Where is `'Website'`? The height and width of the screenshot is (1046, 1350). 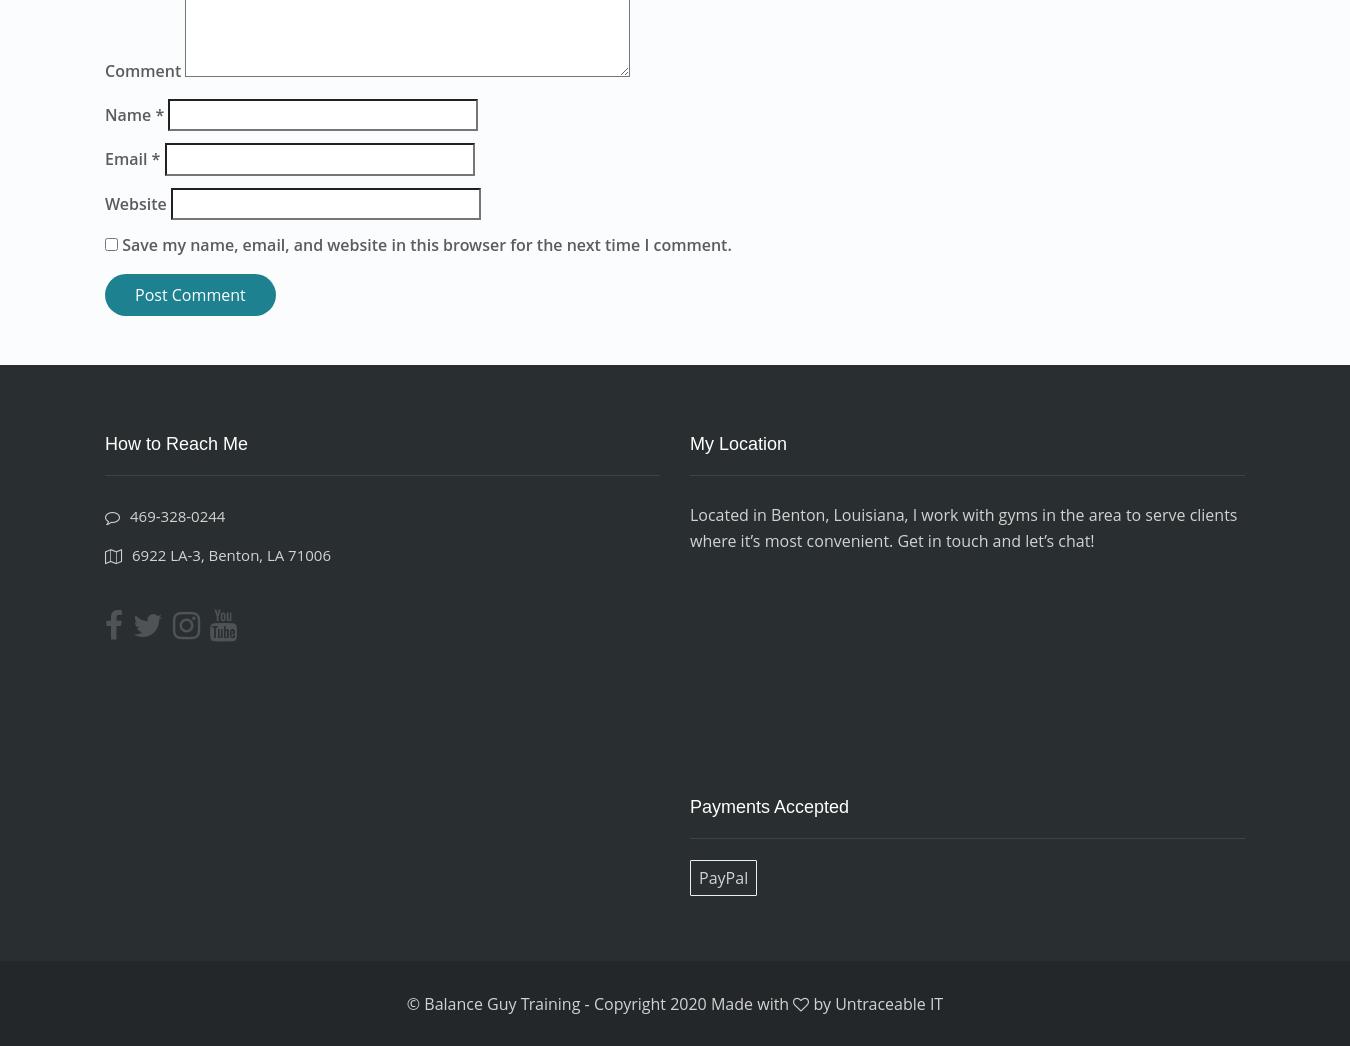 'Website' is located at coordinates (135, 203).